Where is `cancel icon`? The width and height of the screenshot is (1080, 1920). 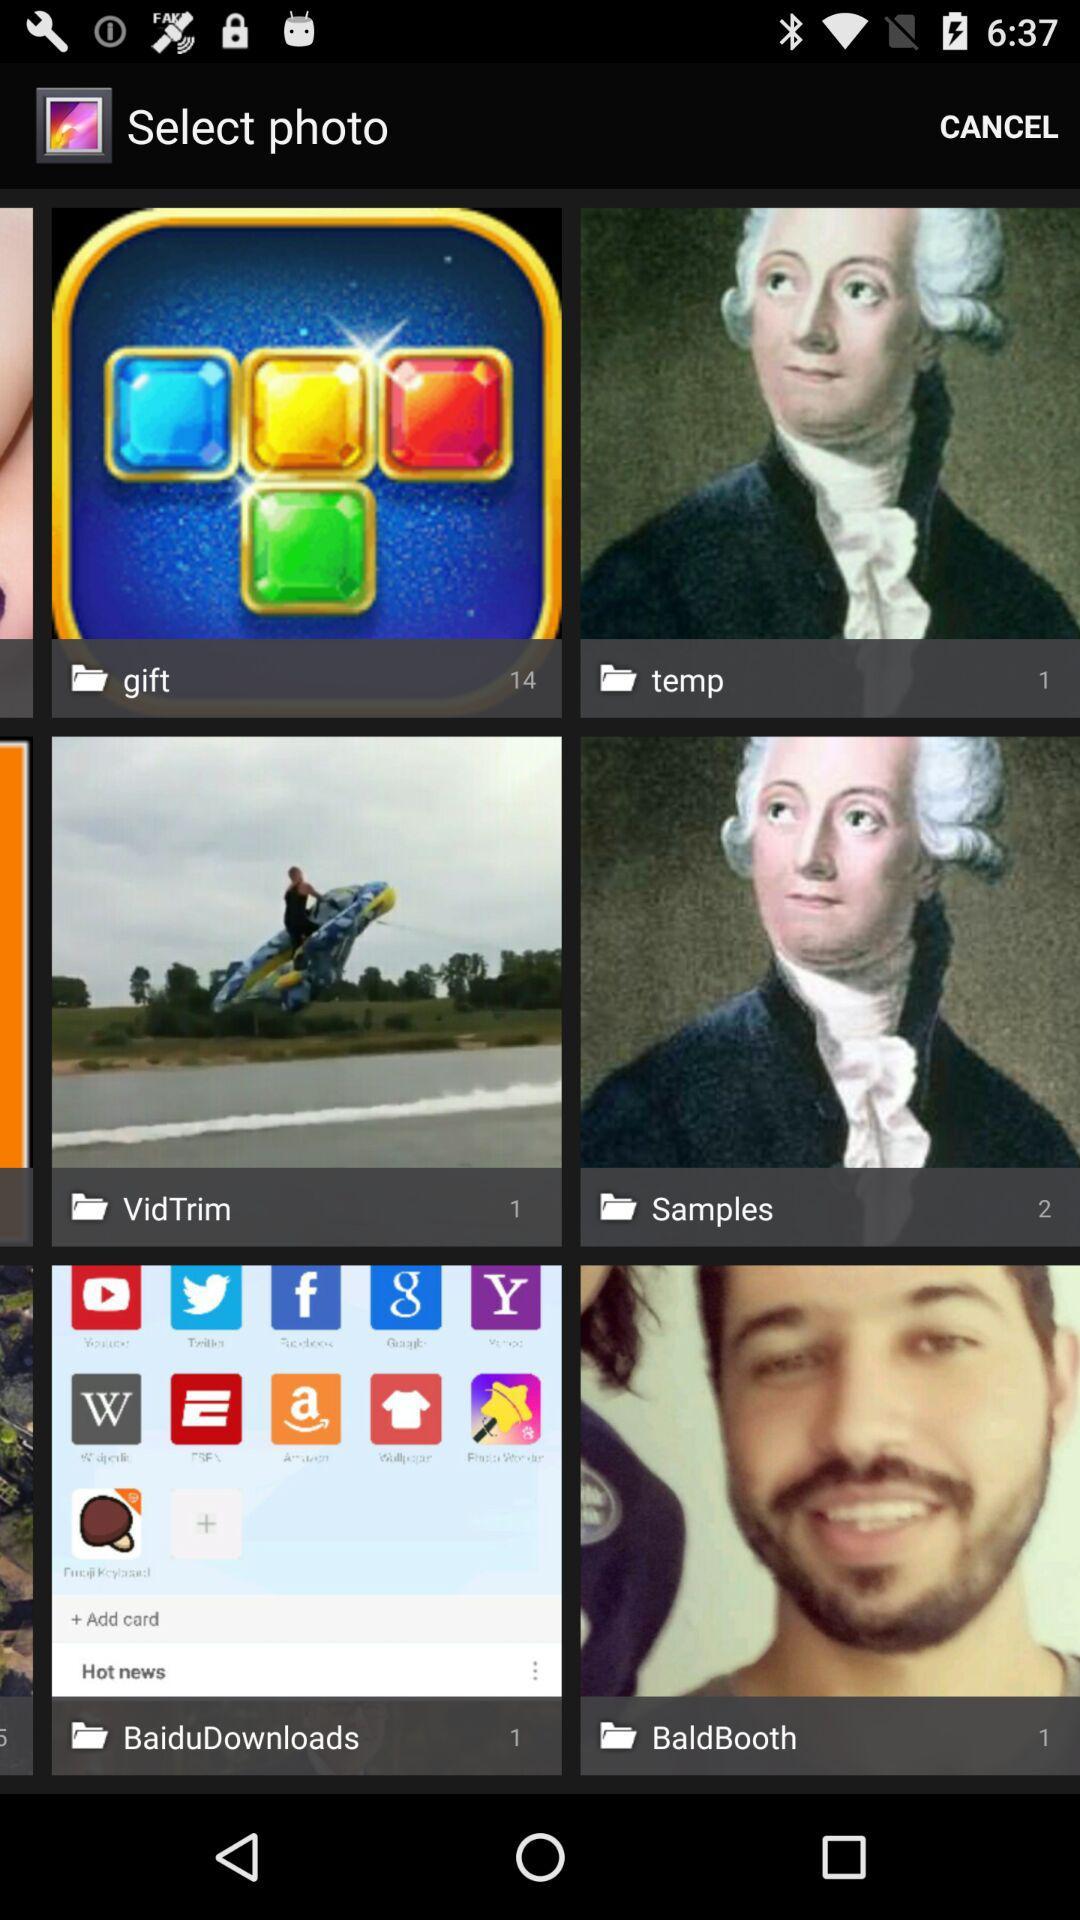 cancel icon is located at coordinates (999, 124).